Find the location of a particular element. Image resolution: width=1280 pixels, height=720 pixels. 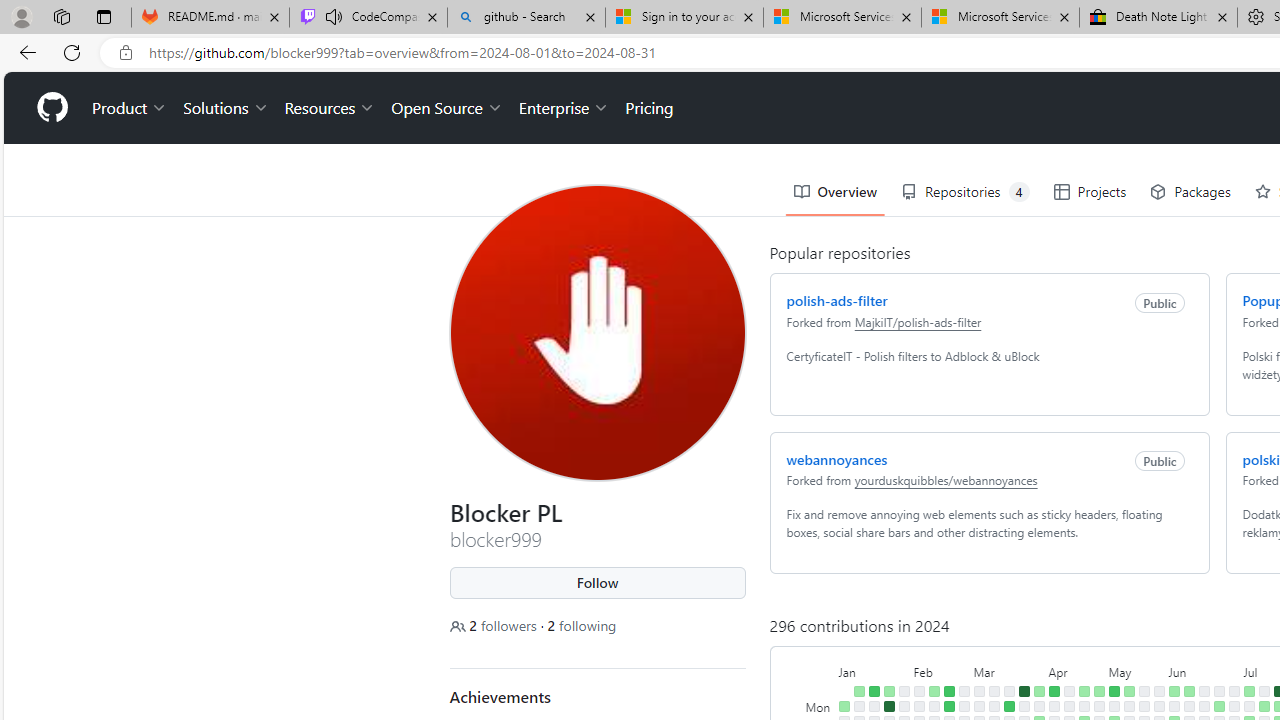

'6 contributions on May 5th.' is located at coordinates (1113, 690).